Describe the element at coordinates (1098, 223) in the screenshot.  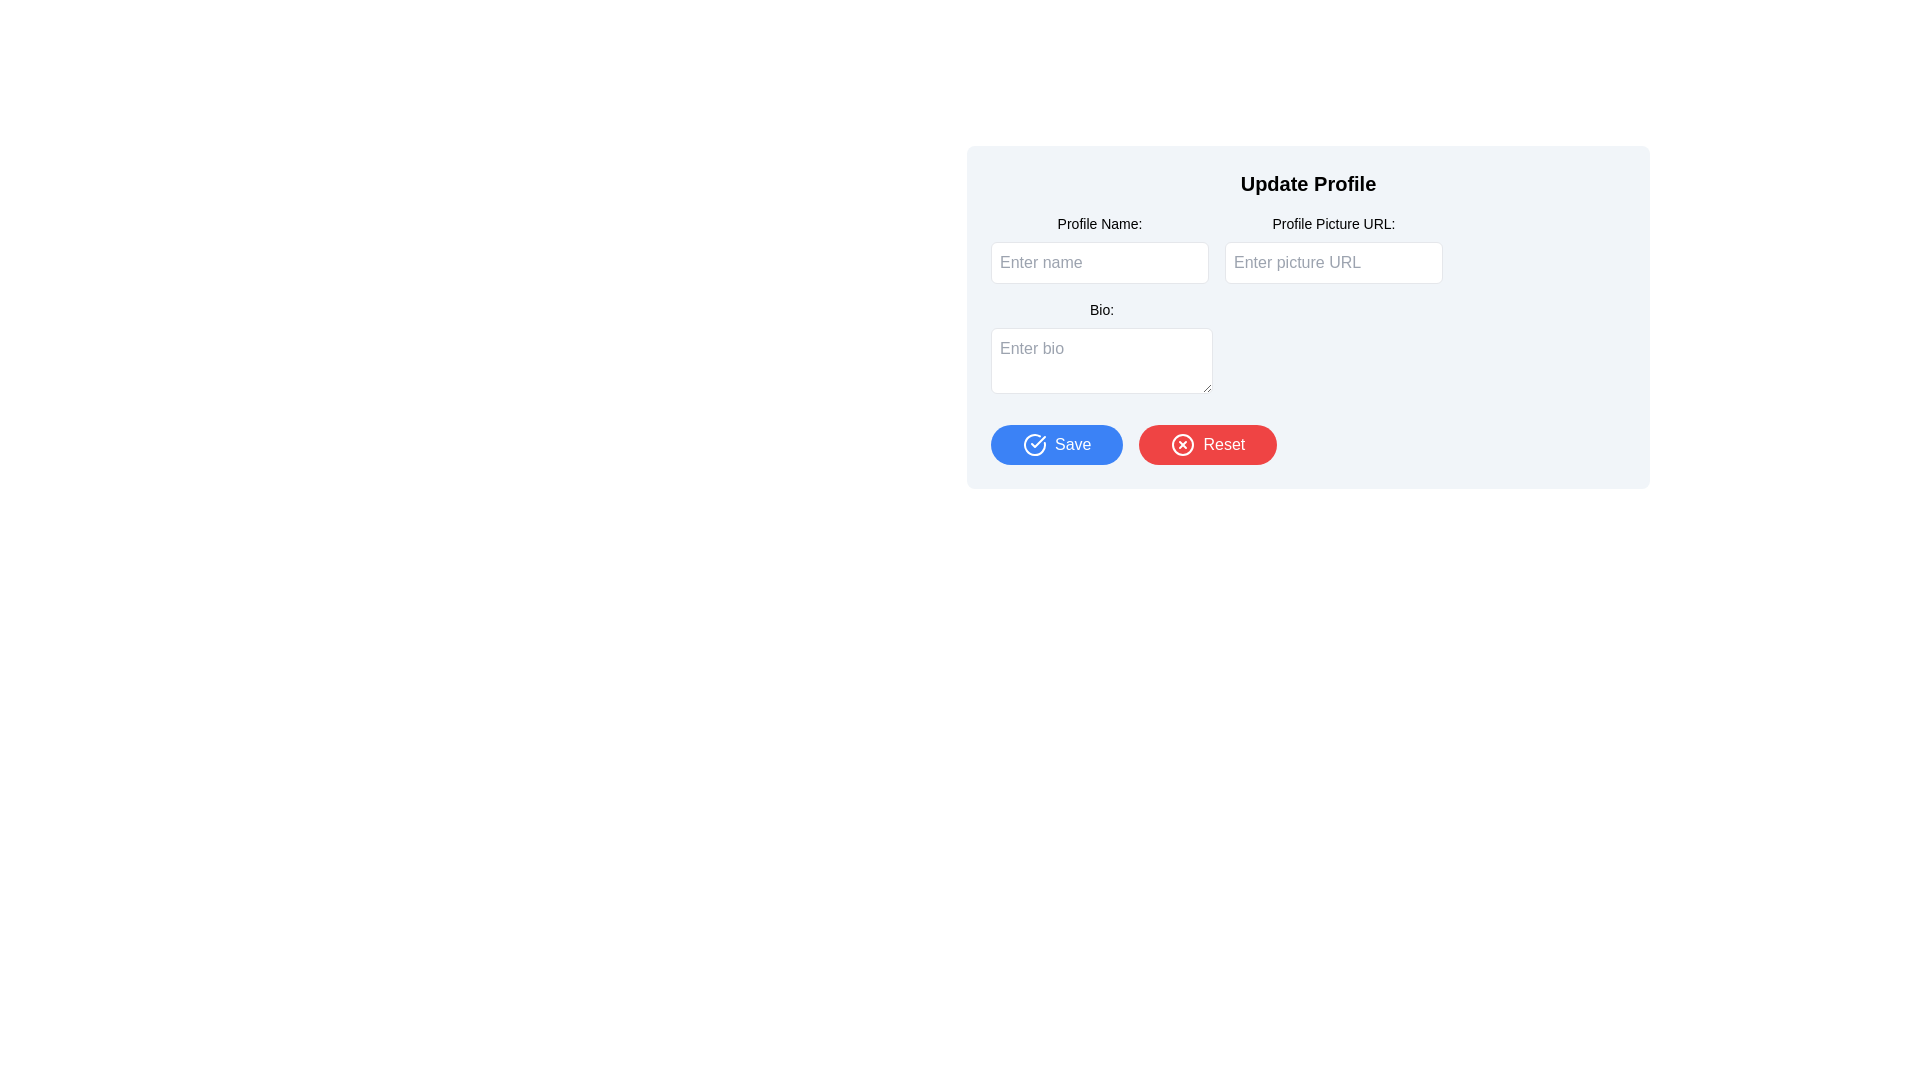
I see `the text label displaying 'Profile Name:' which is located above the input field in the left portion of the form area` at that location.